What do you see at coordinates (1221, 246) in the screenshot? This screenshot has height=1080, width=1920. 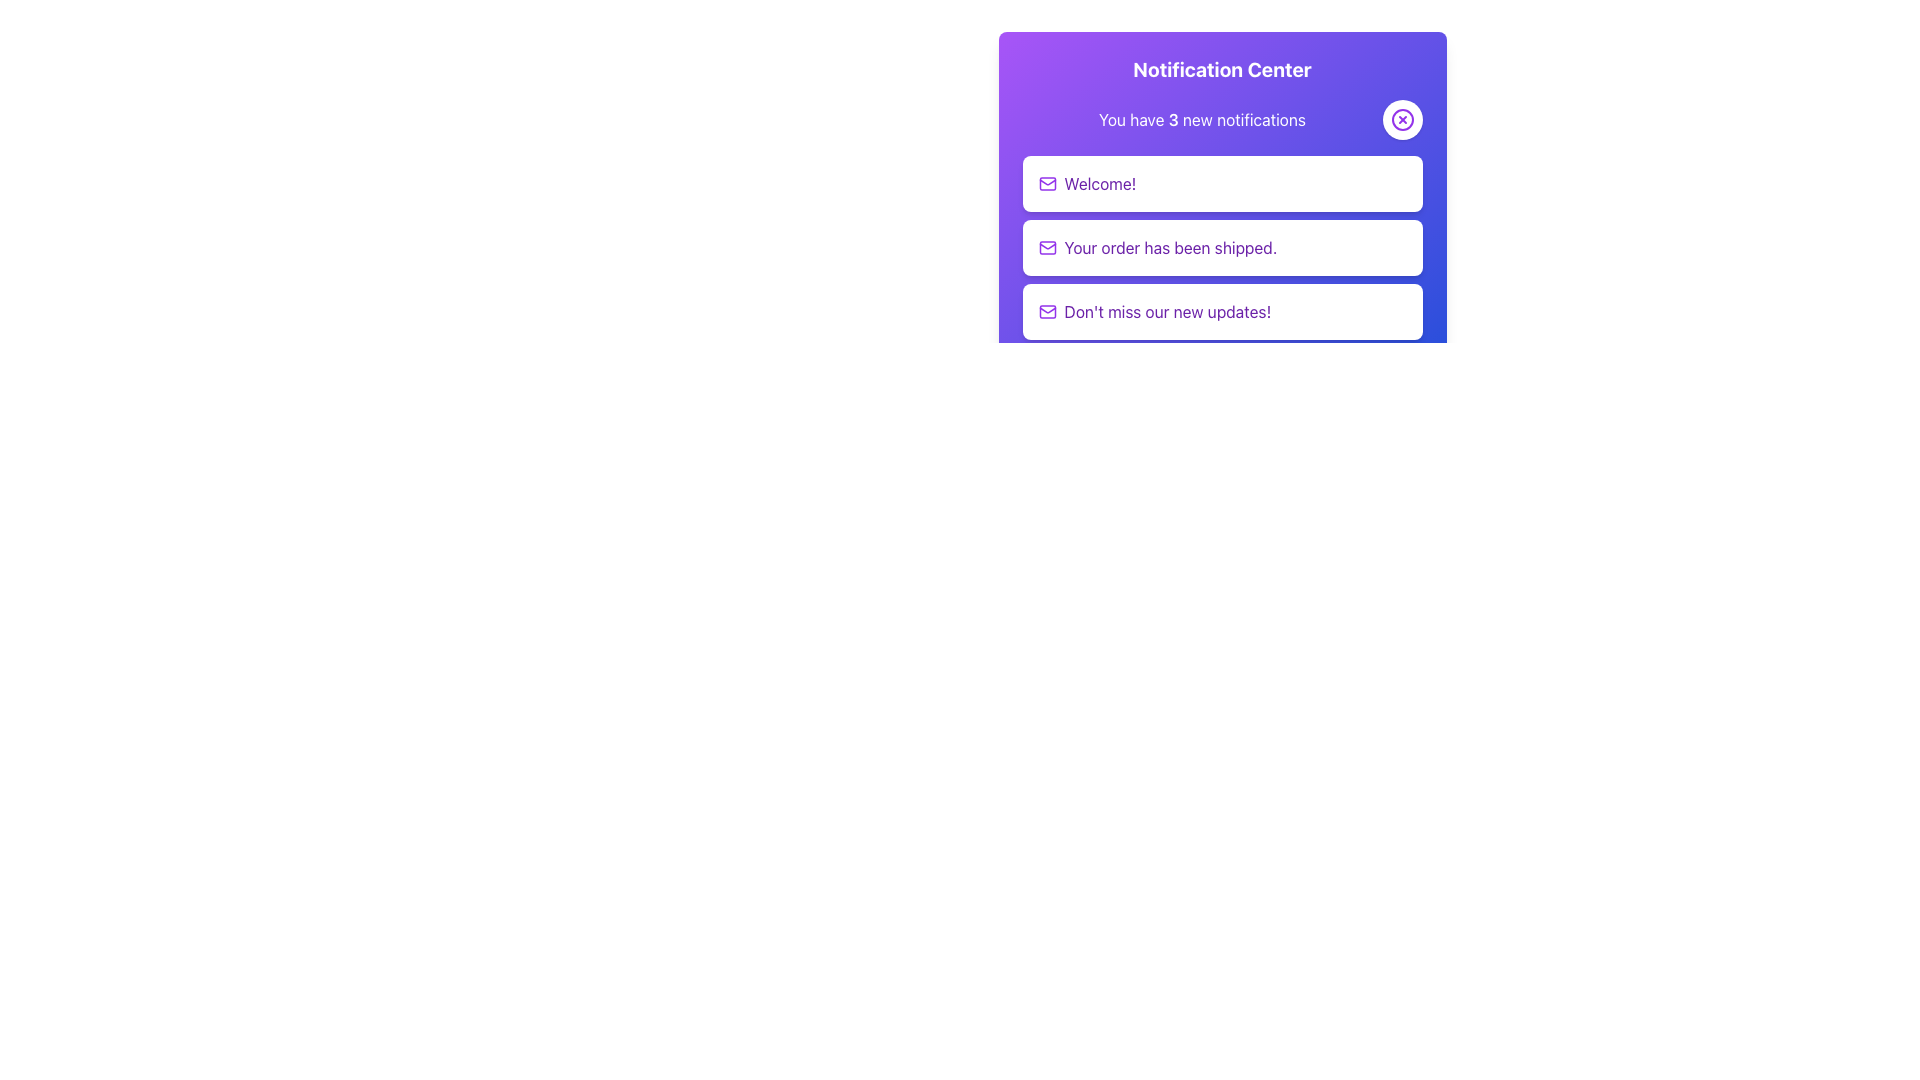 I see `shipping status message from the second notification in the notification center panel, which is located below the 'Welcome!' message` at bounding box center [1221, 246].